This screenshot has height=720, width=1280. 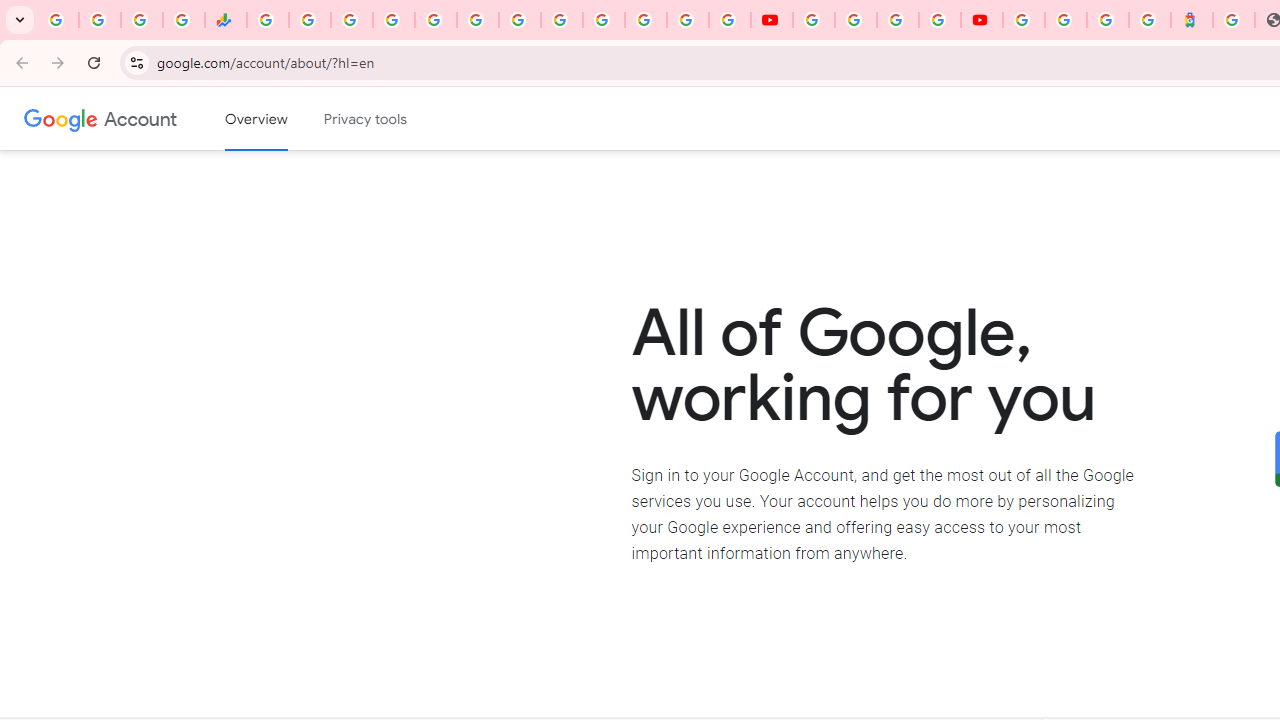 I want to click on 'Google Account Help', so click(x=855, y=20).